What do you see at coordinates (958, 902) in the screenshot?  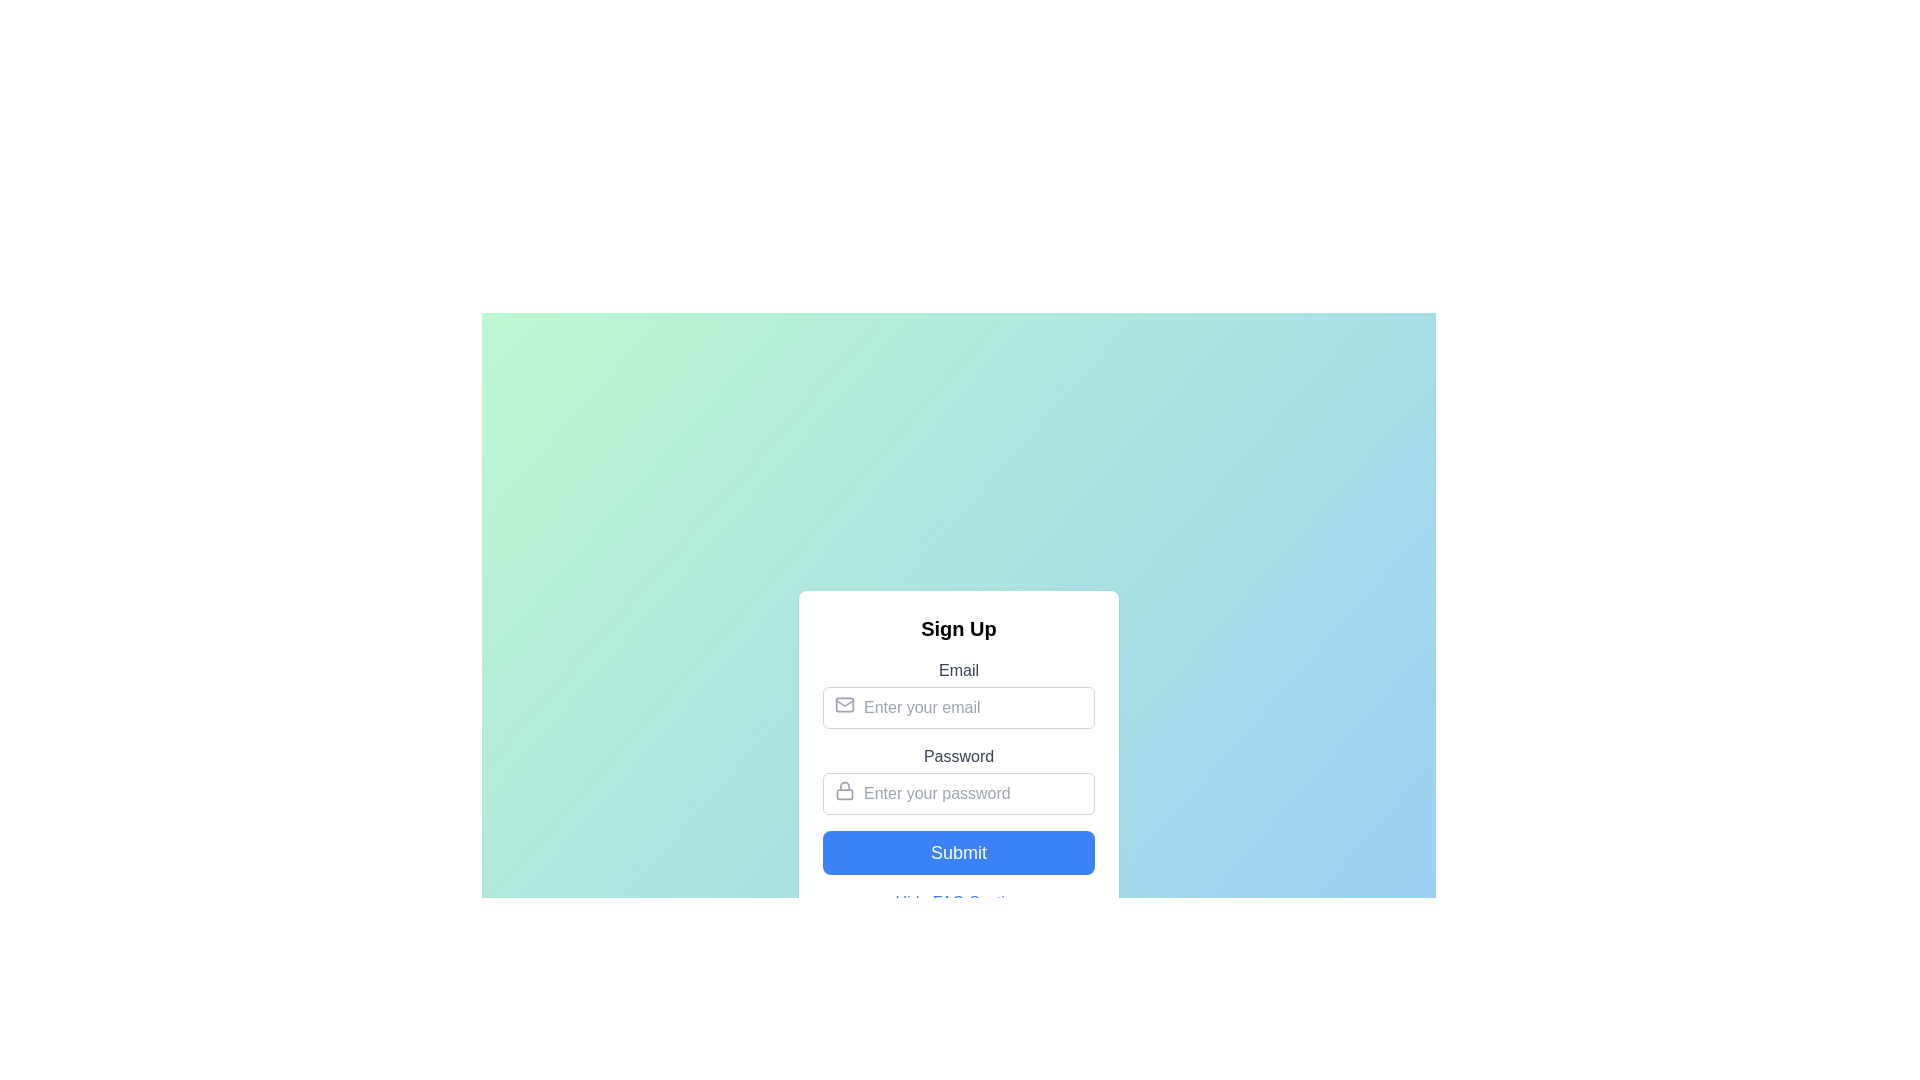 I see `the blue, underlined hyperlink text 'Hide FAQ Section' located at the bottom of the 'Sign Up' card, directly below the 'Submit' button` at bounding box center [958, 902].